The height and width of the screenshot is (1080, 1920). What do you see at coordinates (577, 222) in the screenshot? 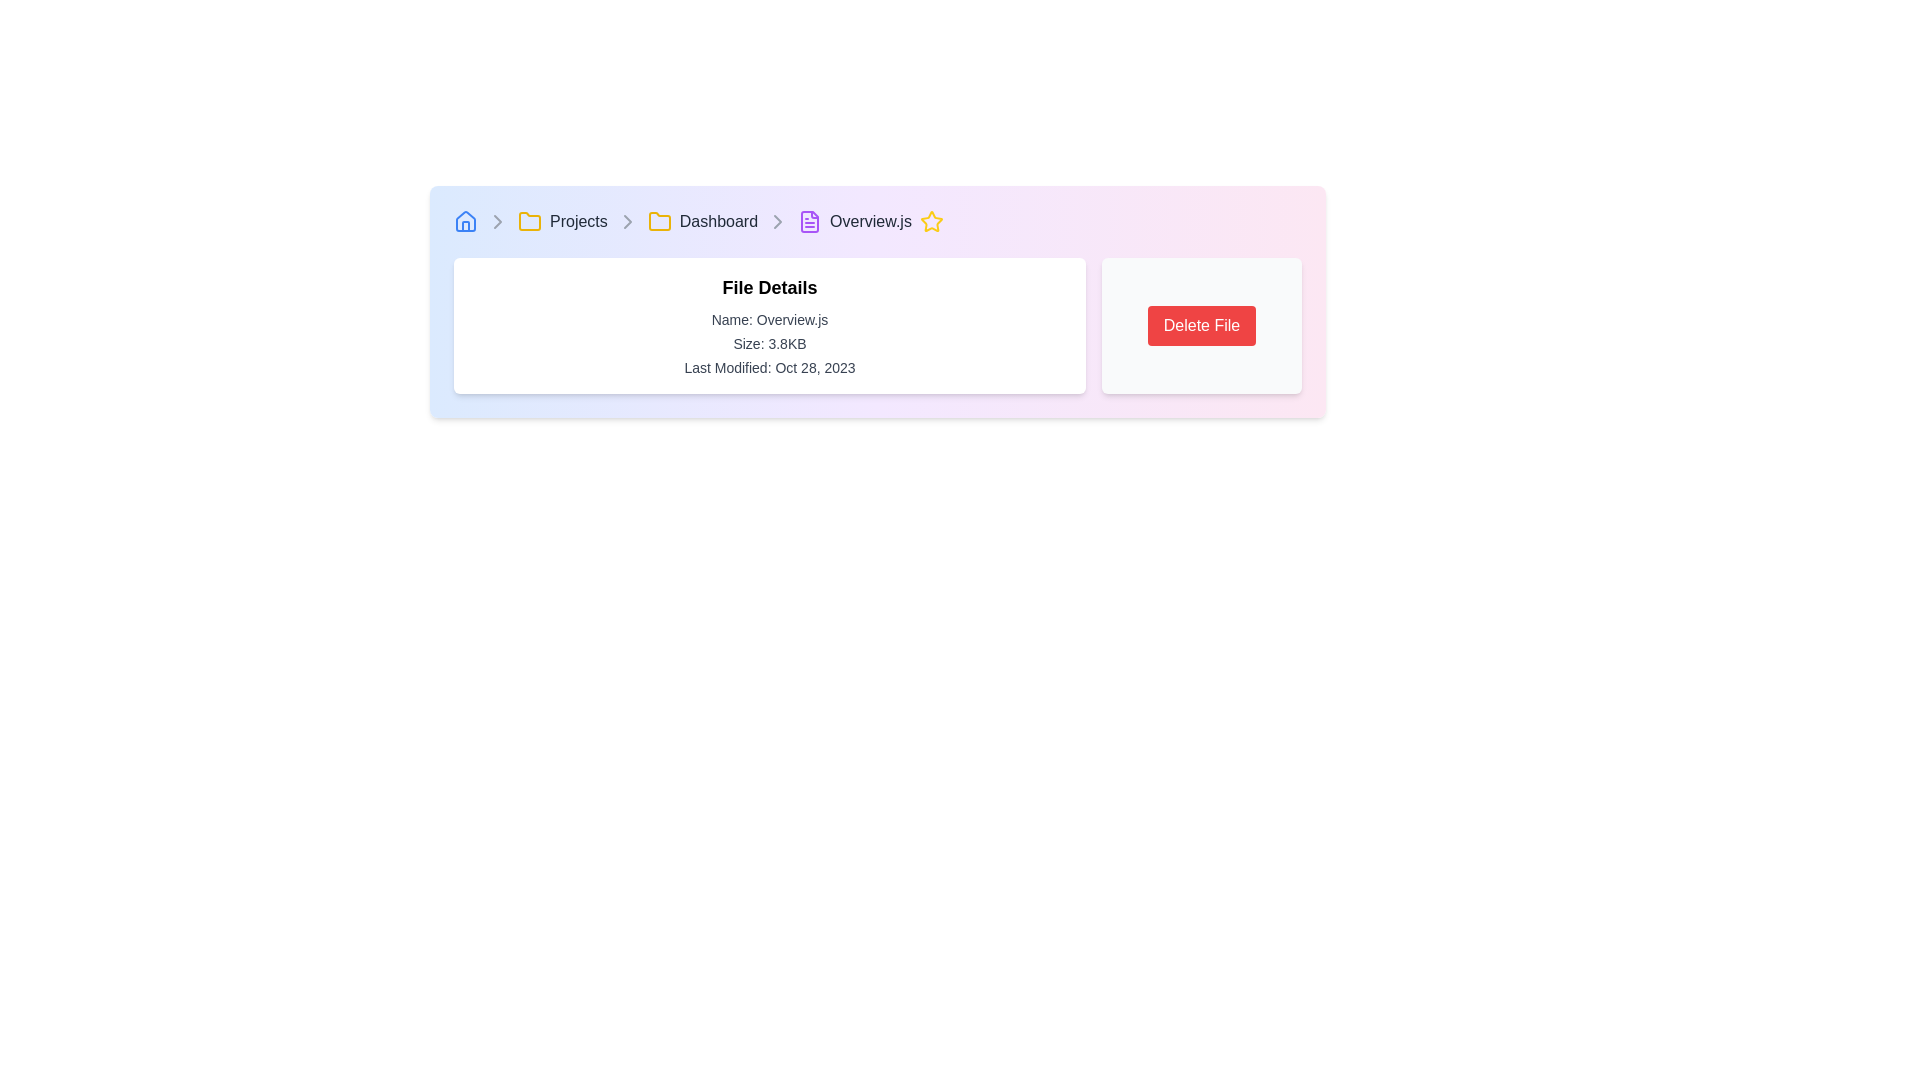
I see `the 'Projects' hyperlink in the breadcrumb navigation bar` at bounding box center [577, 222].